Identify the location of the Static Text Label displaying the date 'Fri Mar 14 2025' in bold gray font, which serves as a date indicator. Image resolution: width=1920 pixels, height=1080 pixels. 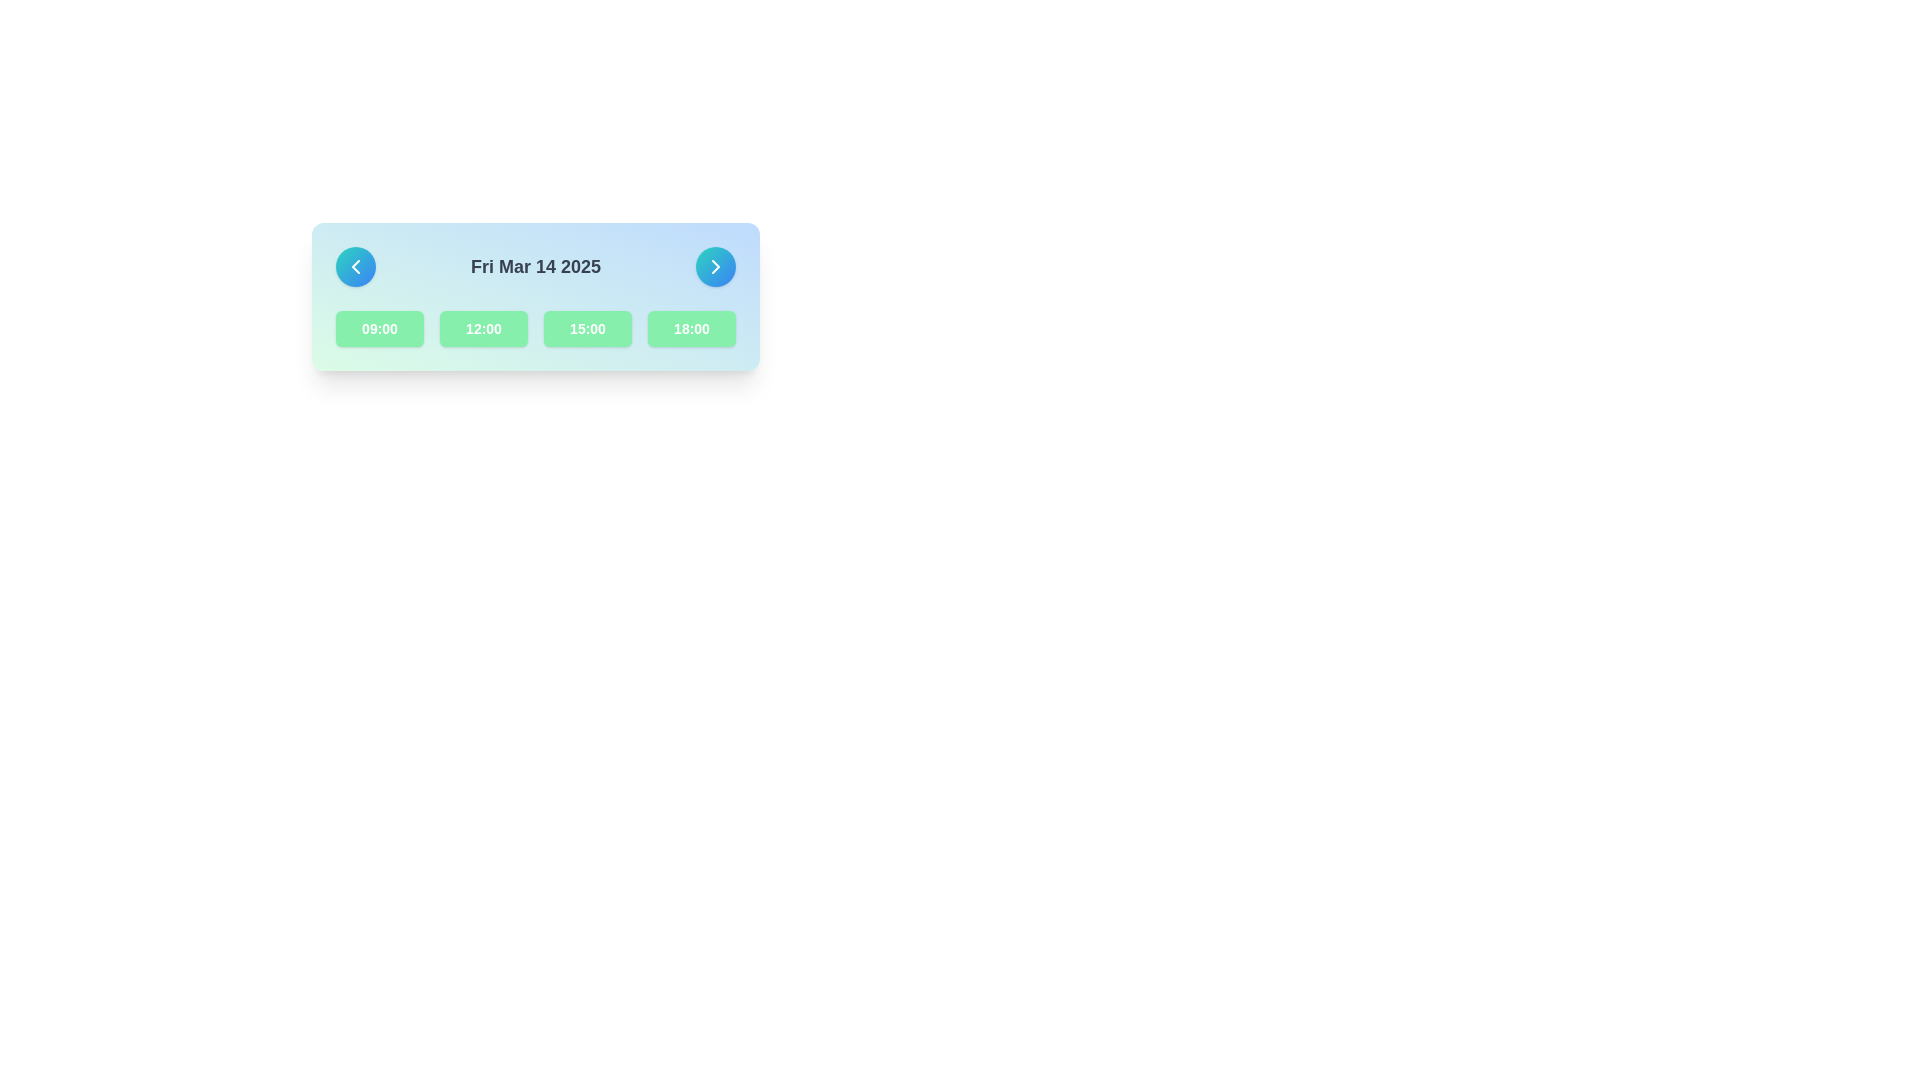
(536, 265).